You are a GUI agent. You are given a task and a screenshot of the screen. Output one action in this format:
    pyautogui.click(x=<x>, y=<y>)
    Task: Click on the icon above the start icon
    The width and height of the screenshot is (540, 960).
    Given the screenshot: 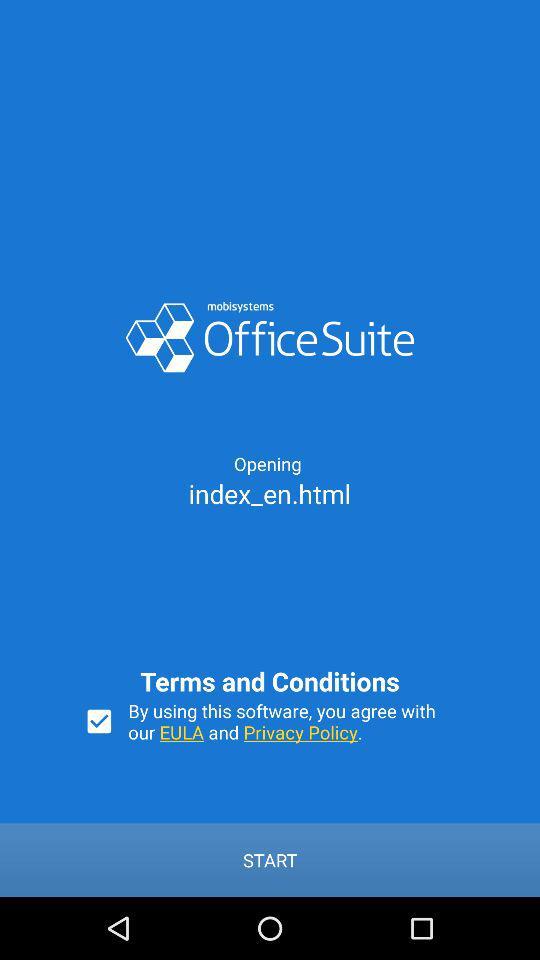 What is the action you would take?
    pyautogui.click(x=291, y=720)
    